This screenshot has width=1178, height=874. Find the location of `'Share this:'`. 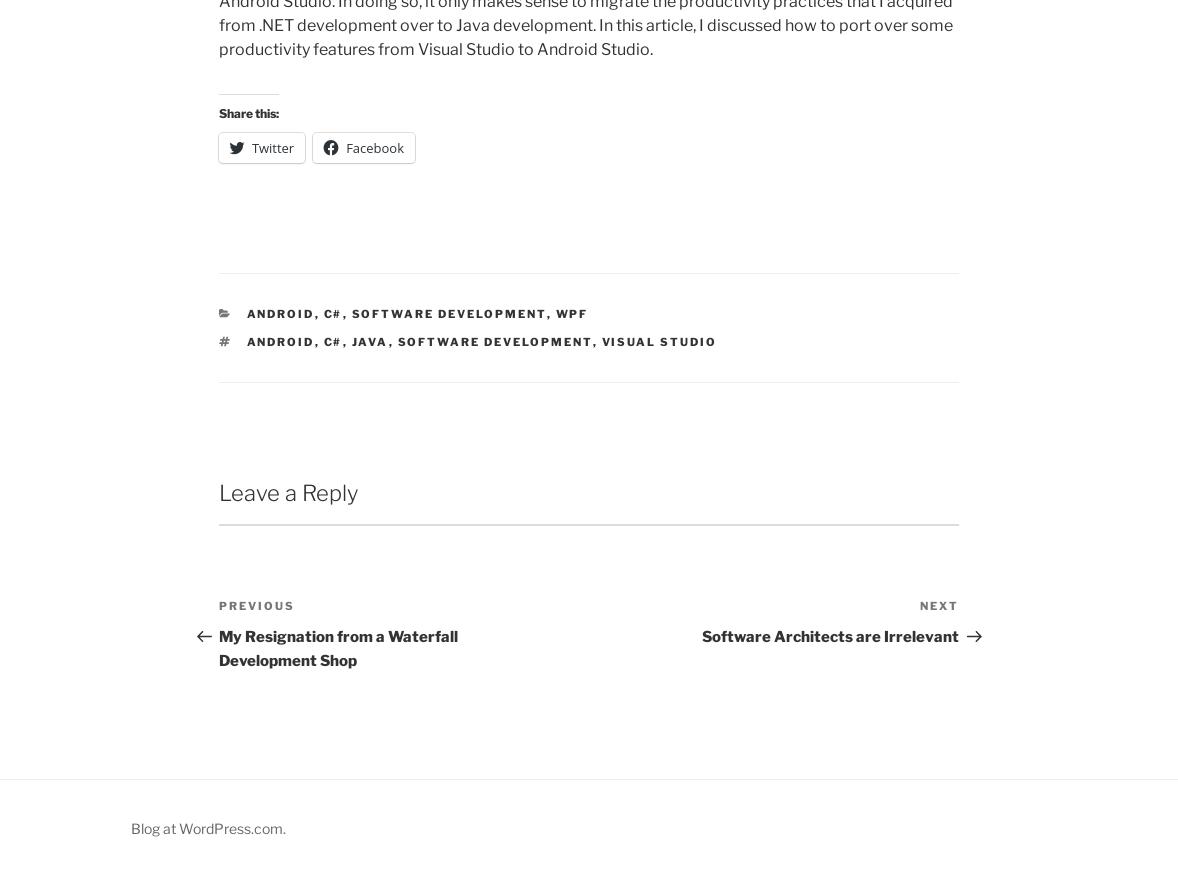

'Share this:' is located at coordinates (248, 112).